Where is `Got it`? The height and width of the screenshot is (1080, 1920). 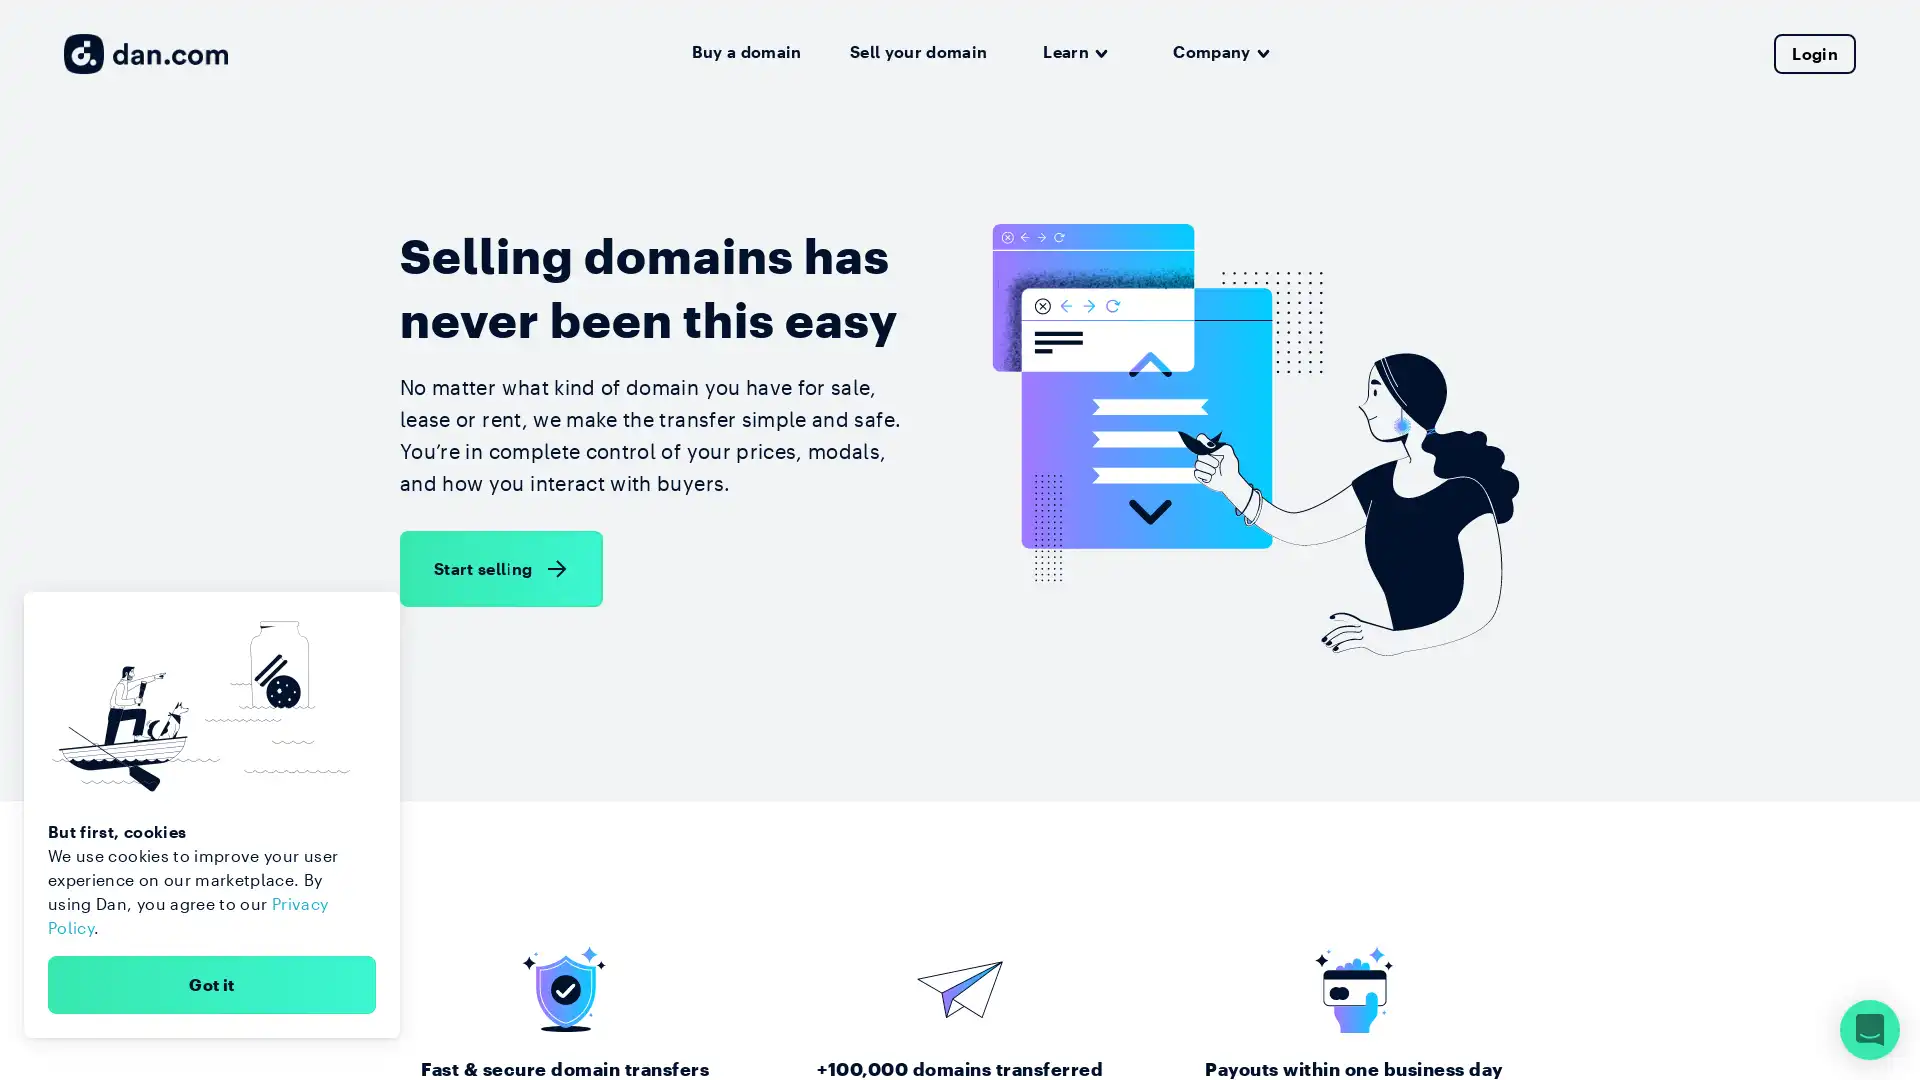
Got it is located at coordinates (211, 983).